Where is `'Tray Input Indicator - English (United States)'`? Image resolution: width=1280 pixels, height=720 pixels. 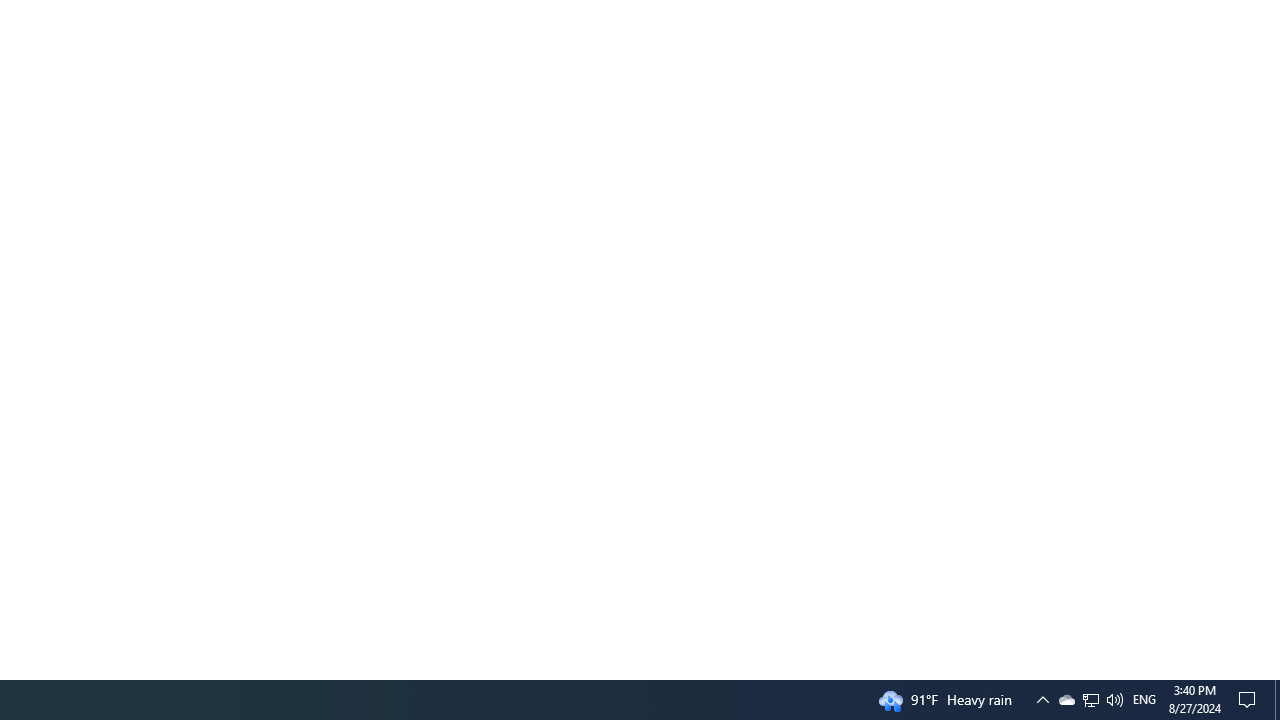
'Tray Input Indicator - English (United States)' is located at coordinates (1144, 698).